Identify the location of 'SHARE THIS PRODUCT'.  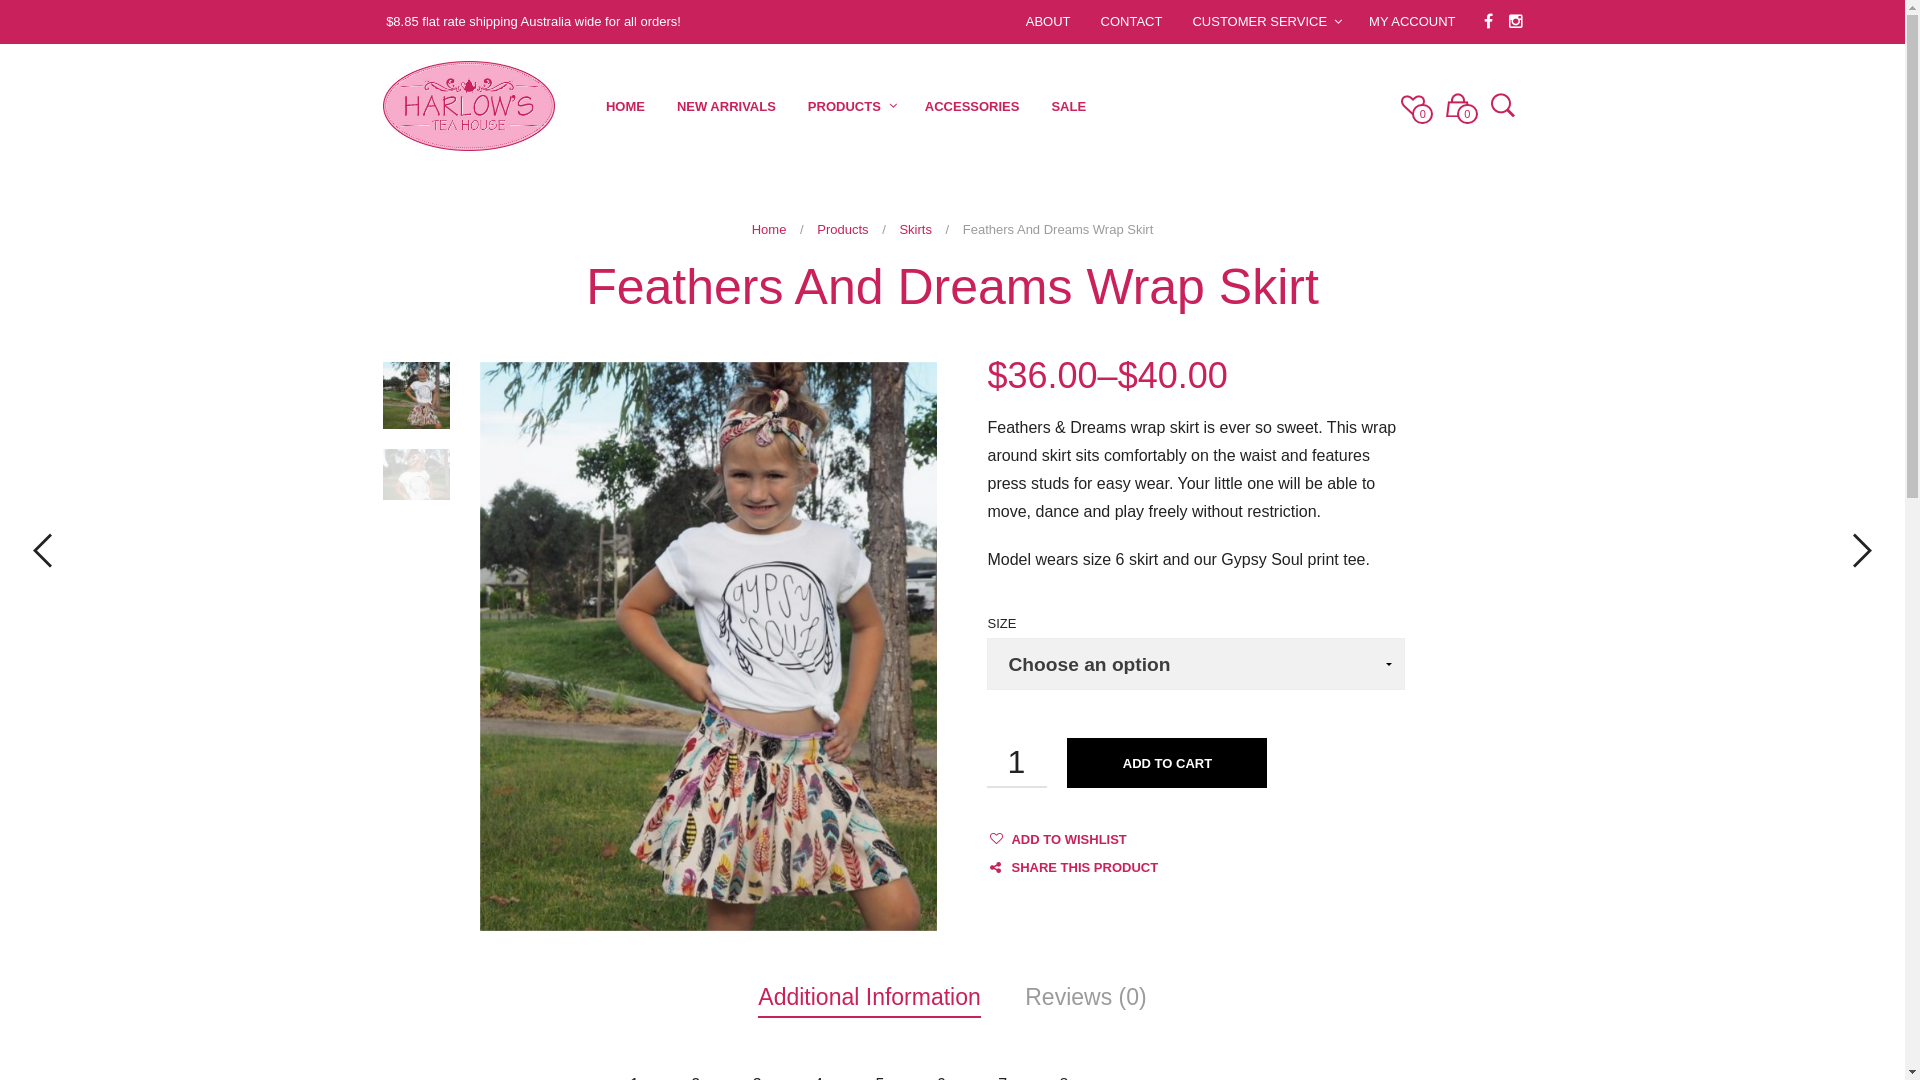
(1071, 866).